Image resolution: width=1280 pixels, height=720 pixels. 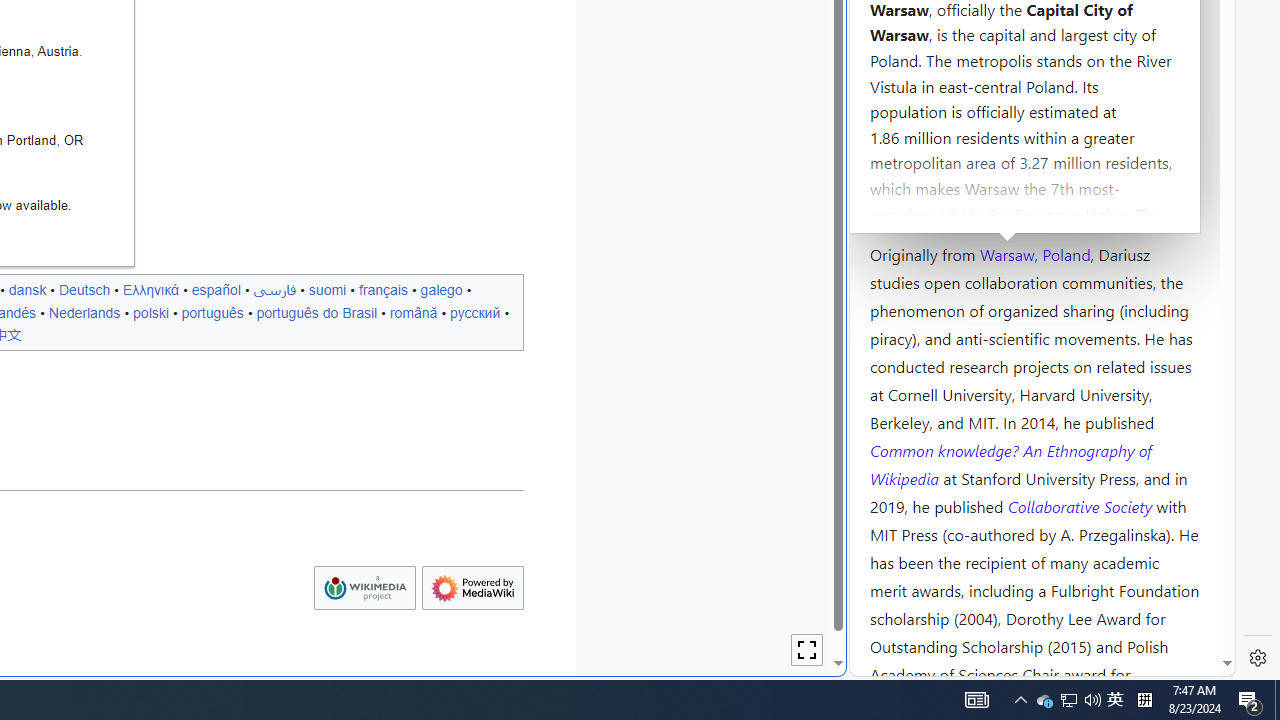 What do you see at coordinates (471, 587) in the screenshot?
I see `'Powered by MediaWiki'` at bounding box center [471, 587].